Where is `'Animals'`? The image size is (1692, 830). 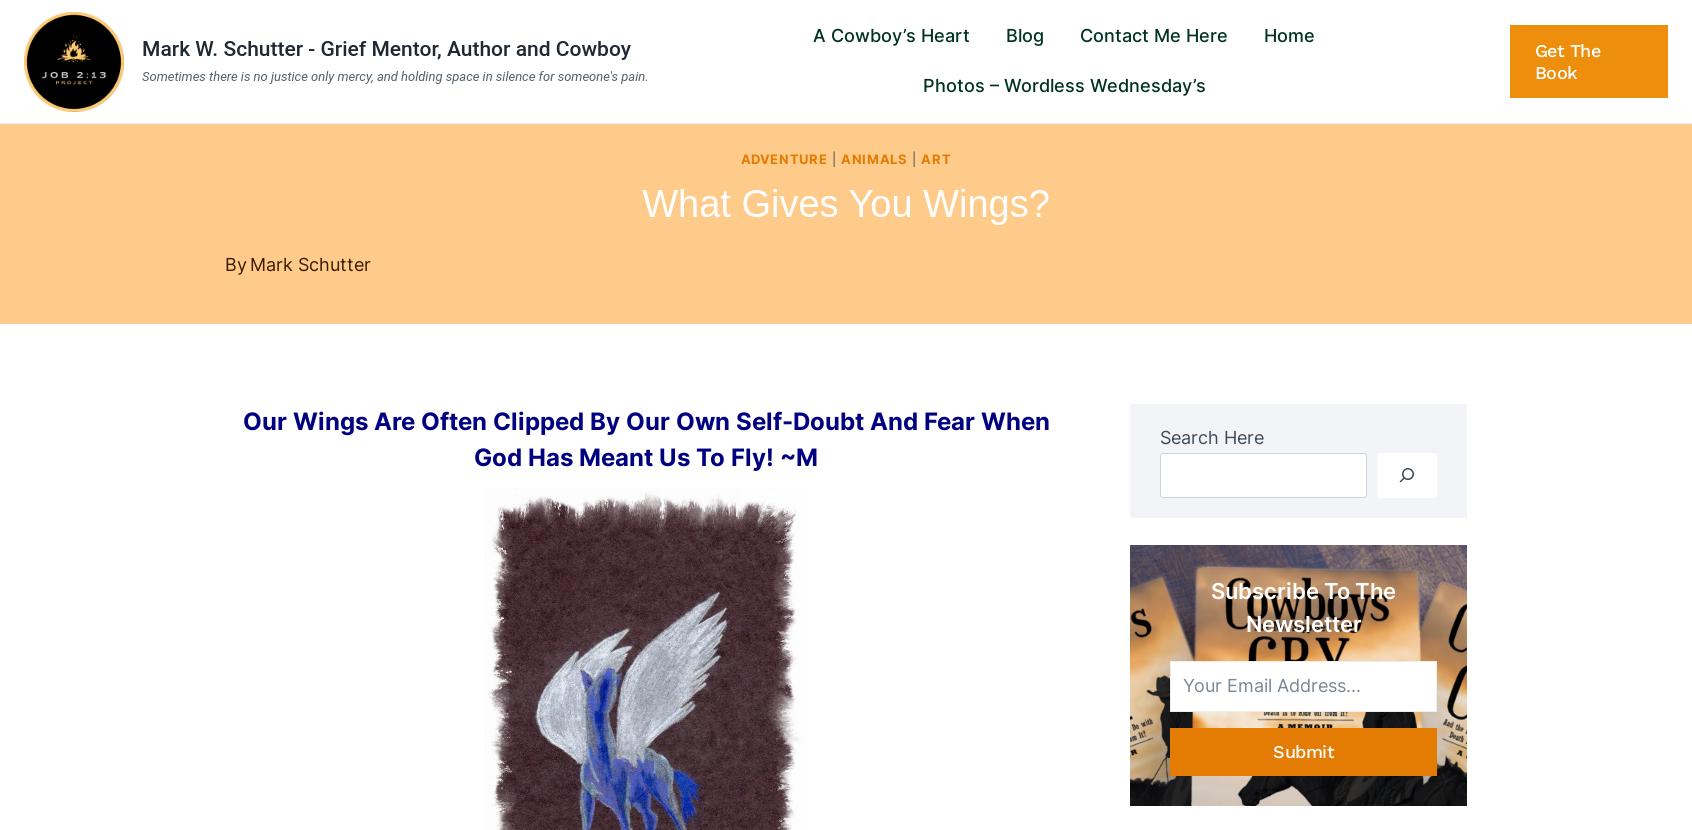 'Animals' is located at coordinates (872, 157).